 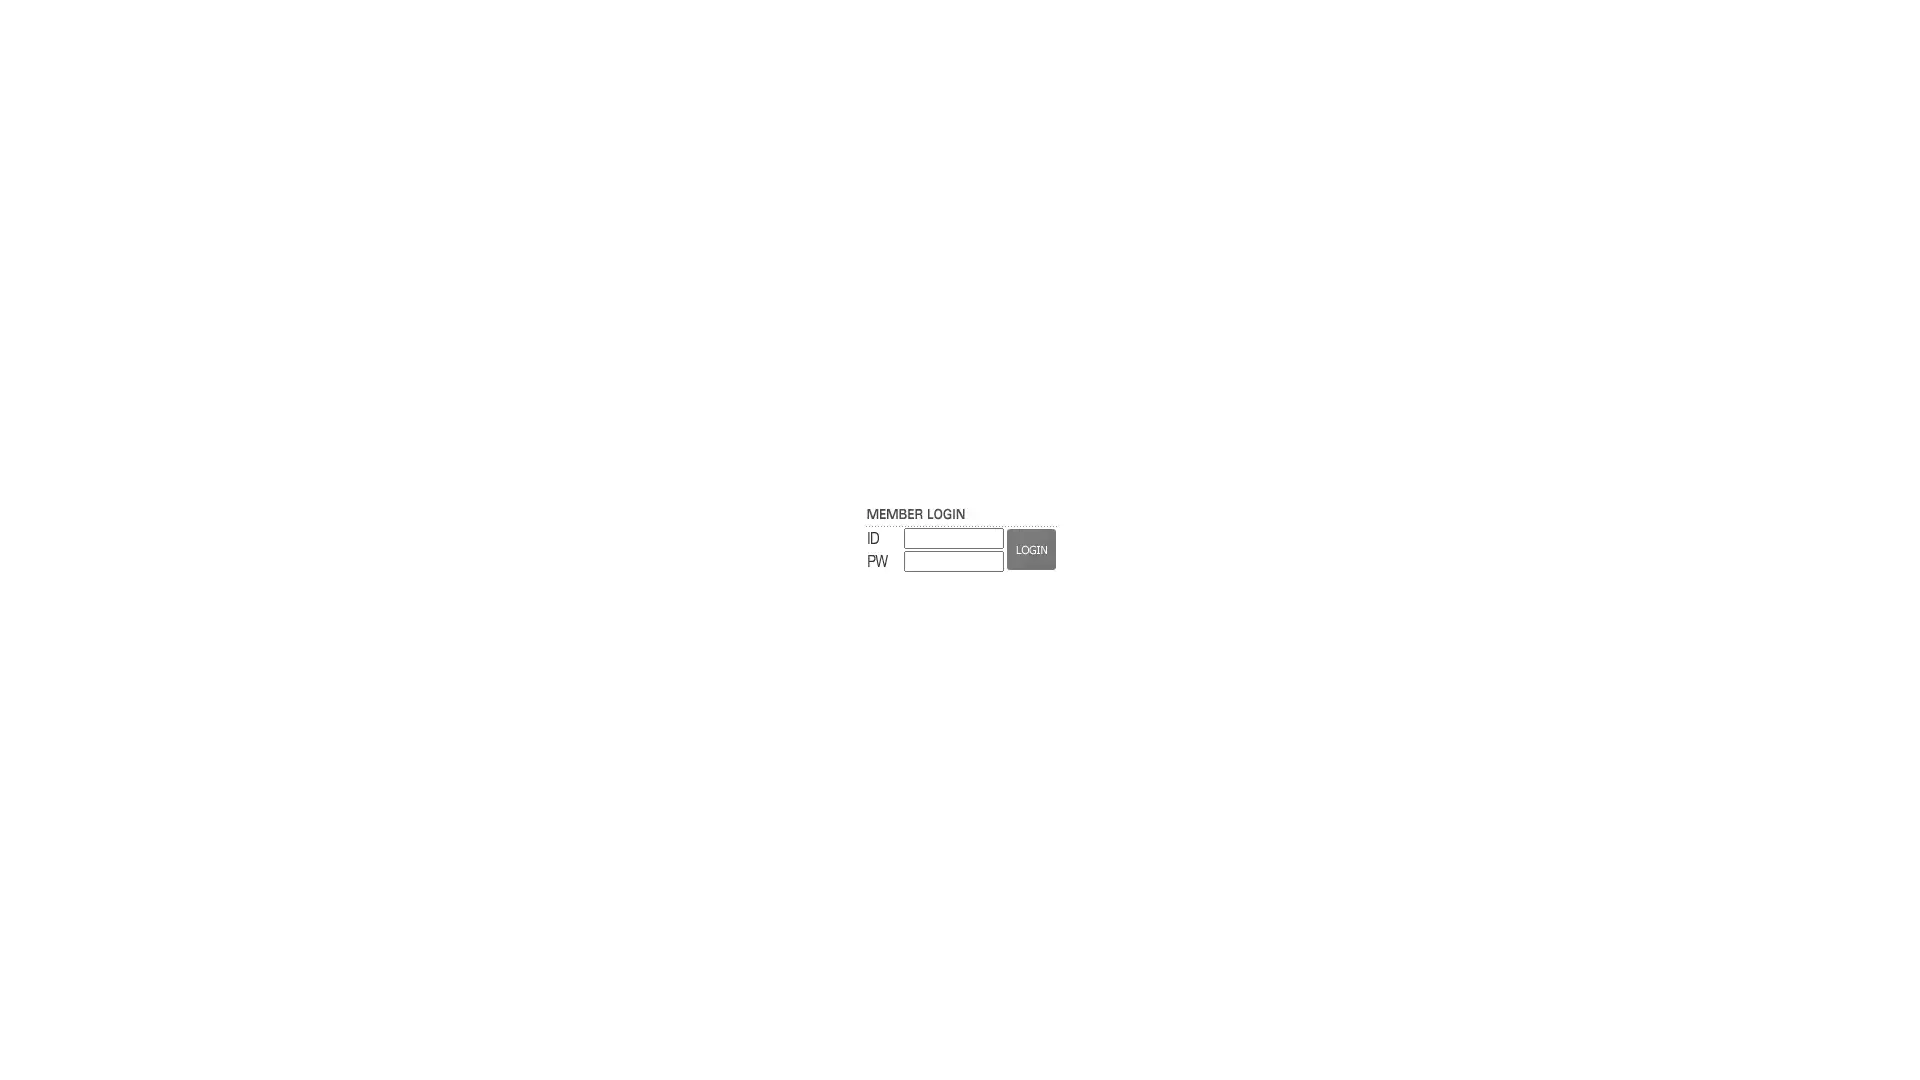 I want to click on Submit, so click(x=1030, y=549).